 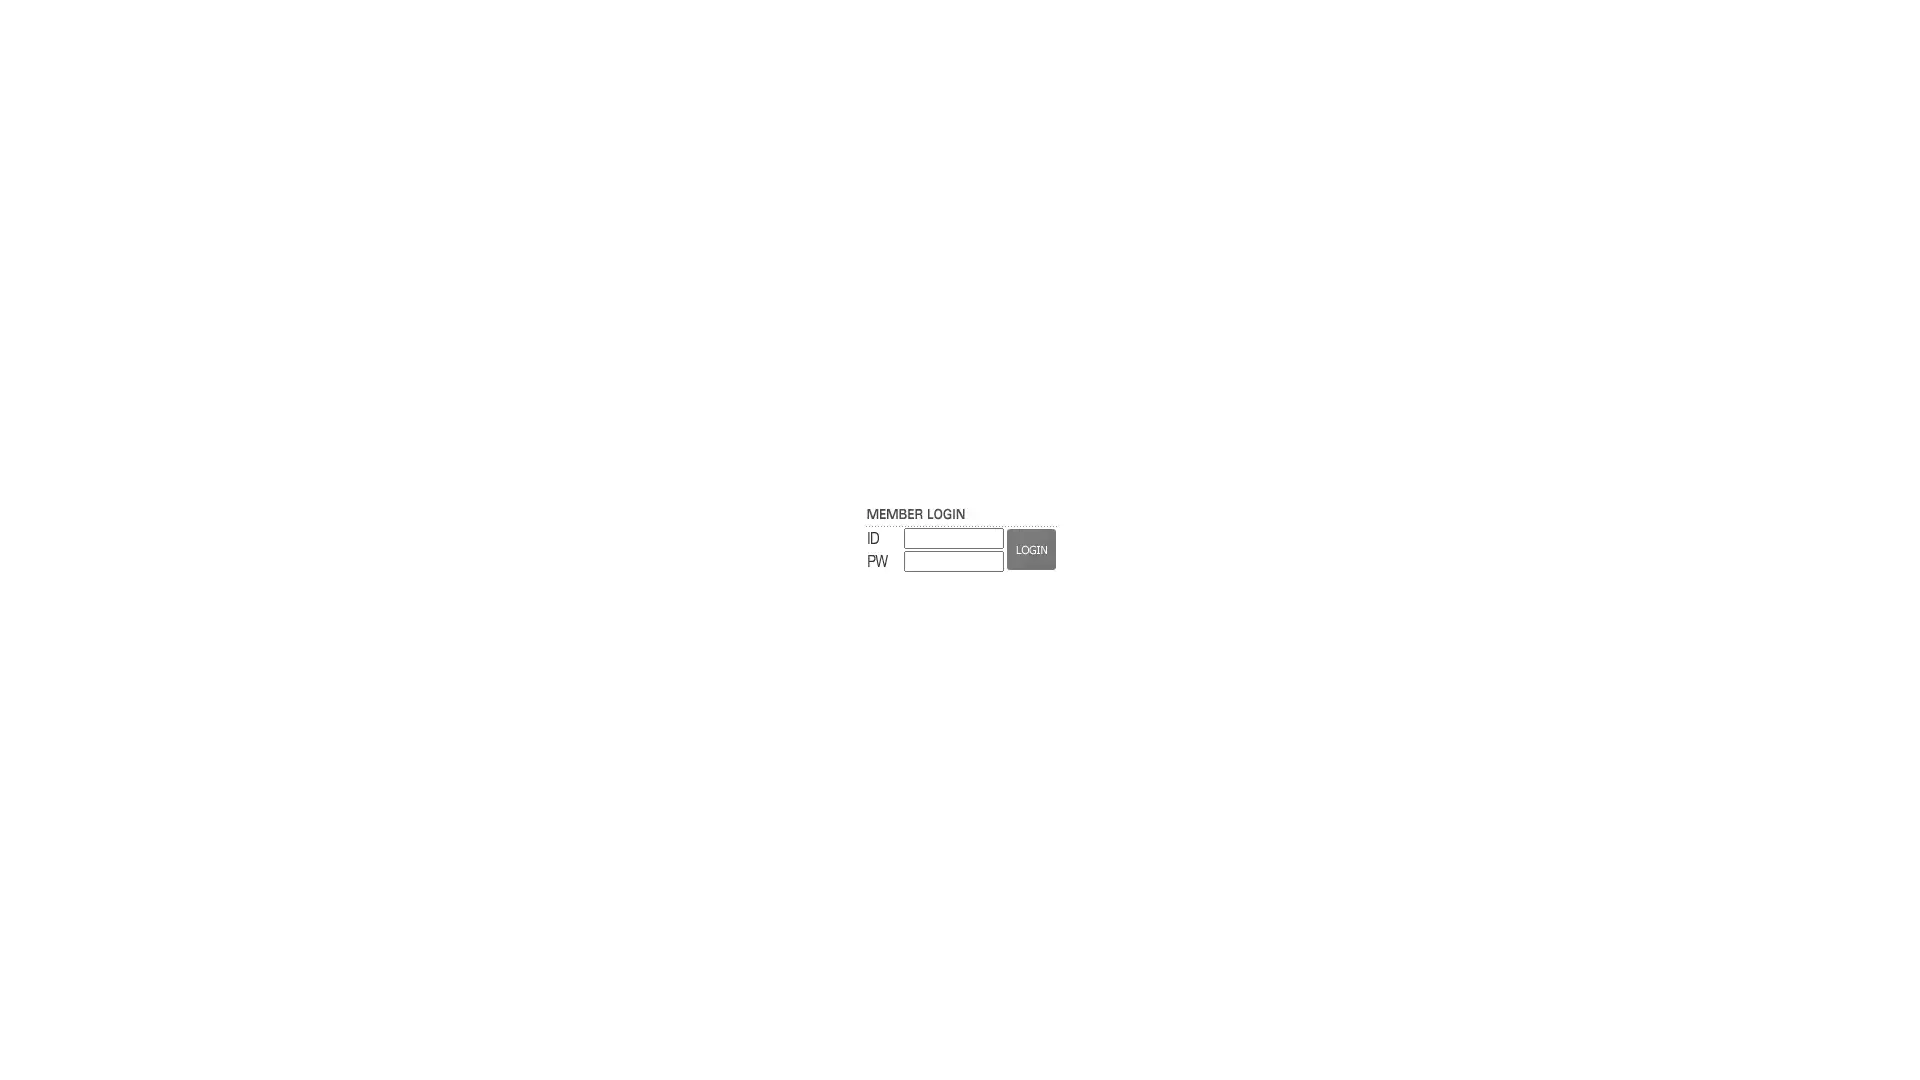 I want to click on Submit, so click(x=1030, y=549).